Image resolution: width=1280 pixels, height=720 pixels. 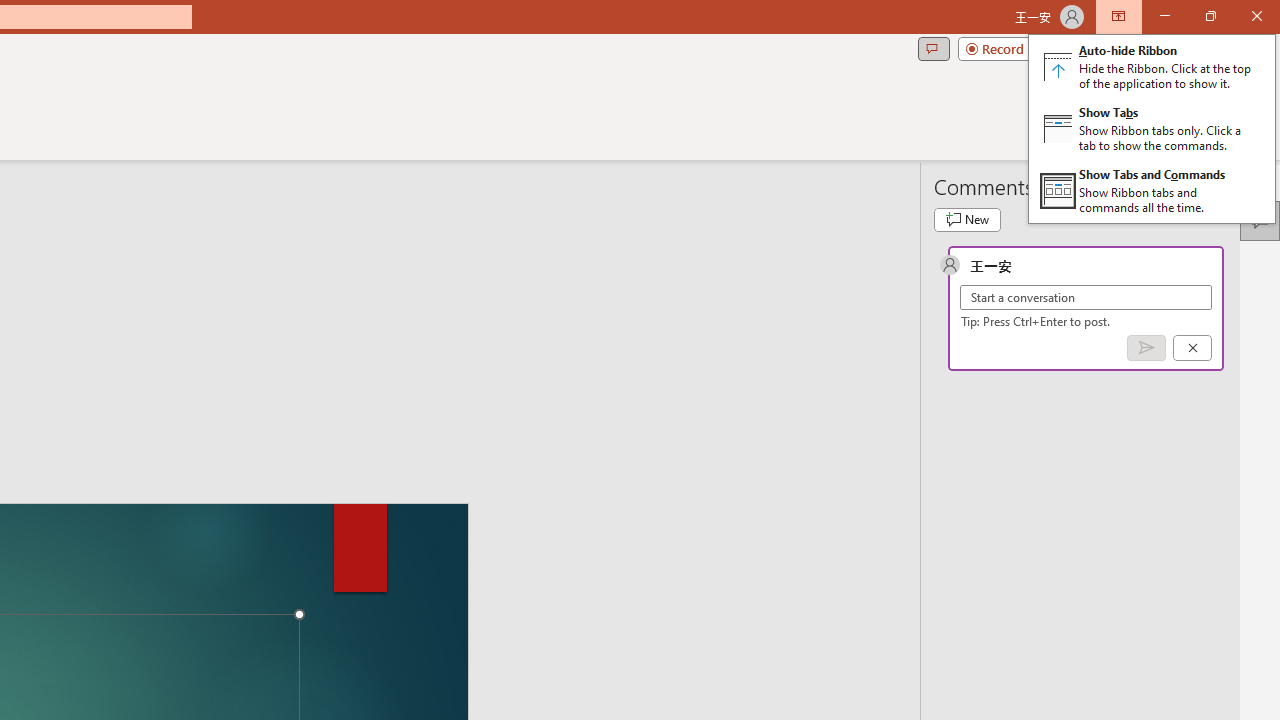 What do you see at coordinates (967, 219) in the screenshot?
I see `'New comment'` at bounding box center [967, 219].